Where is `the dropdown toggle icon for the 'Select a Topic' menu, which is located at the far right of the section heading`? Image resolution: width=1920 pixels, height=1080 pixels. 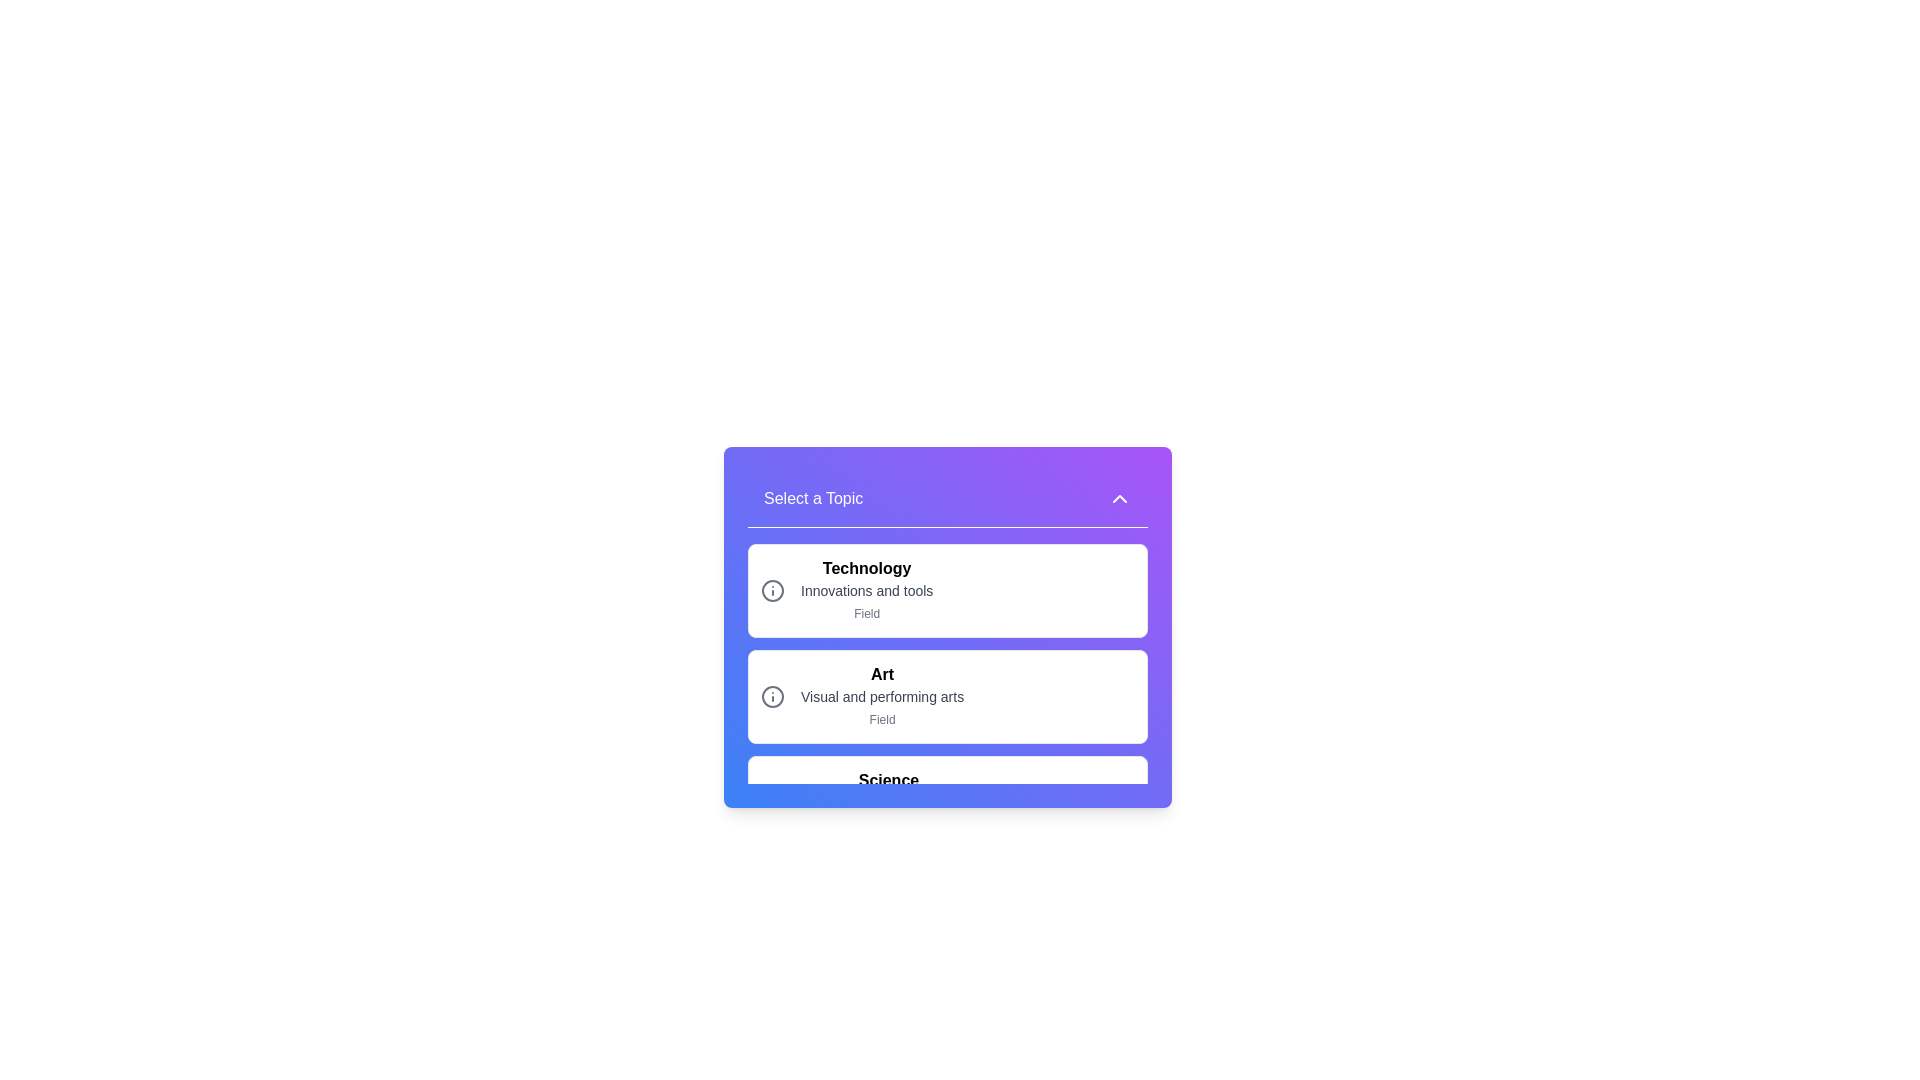
the dropdown toggle icon for the 'Select a Topic' menu, which is located at the far right of the section heading is located at coordinates (1118, 497).